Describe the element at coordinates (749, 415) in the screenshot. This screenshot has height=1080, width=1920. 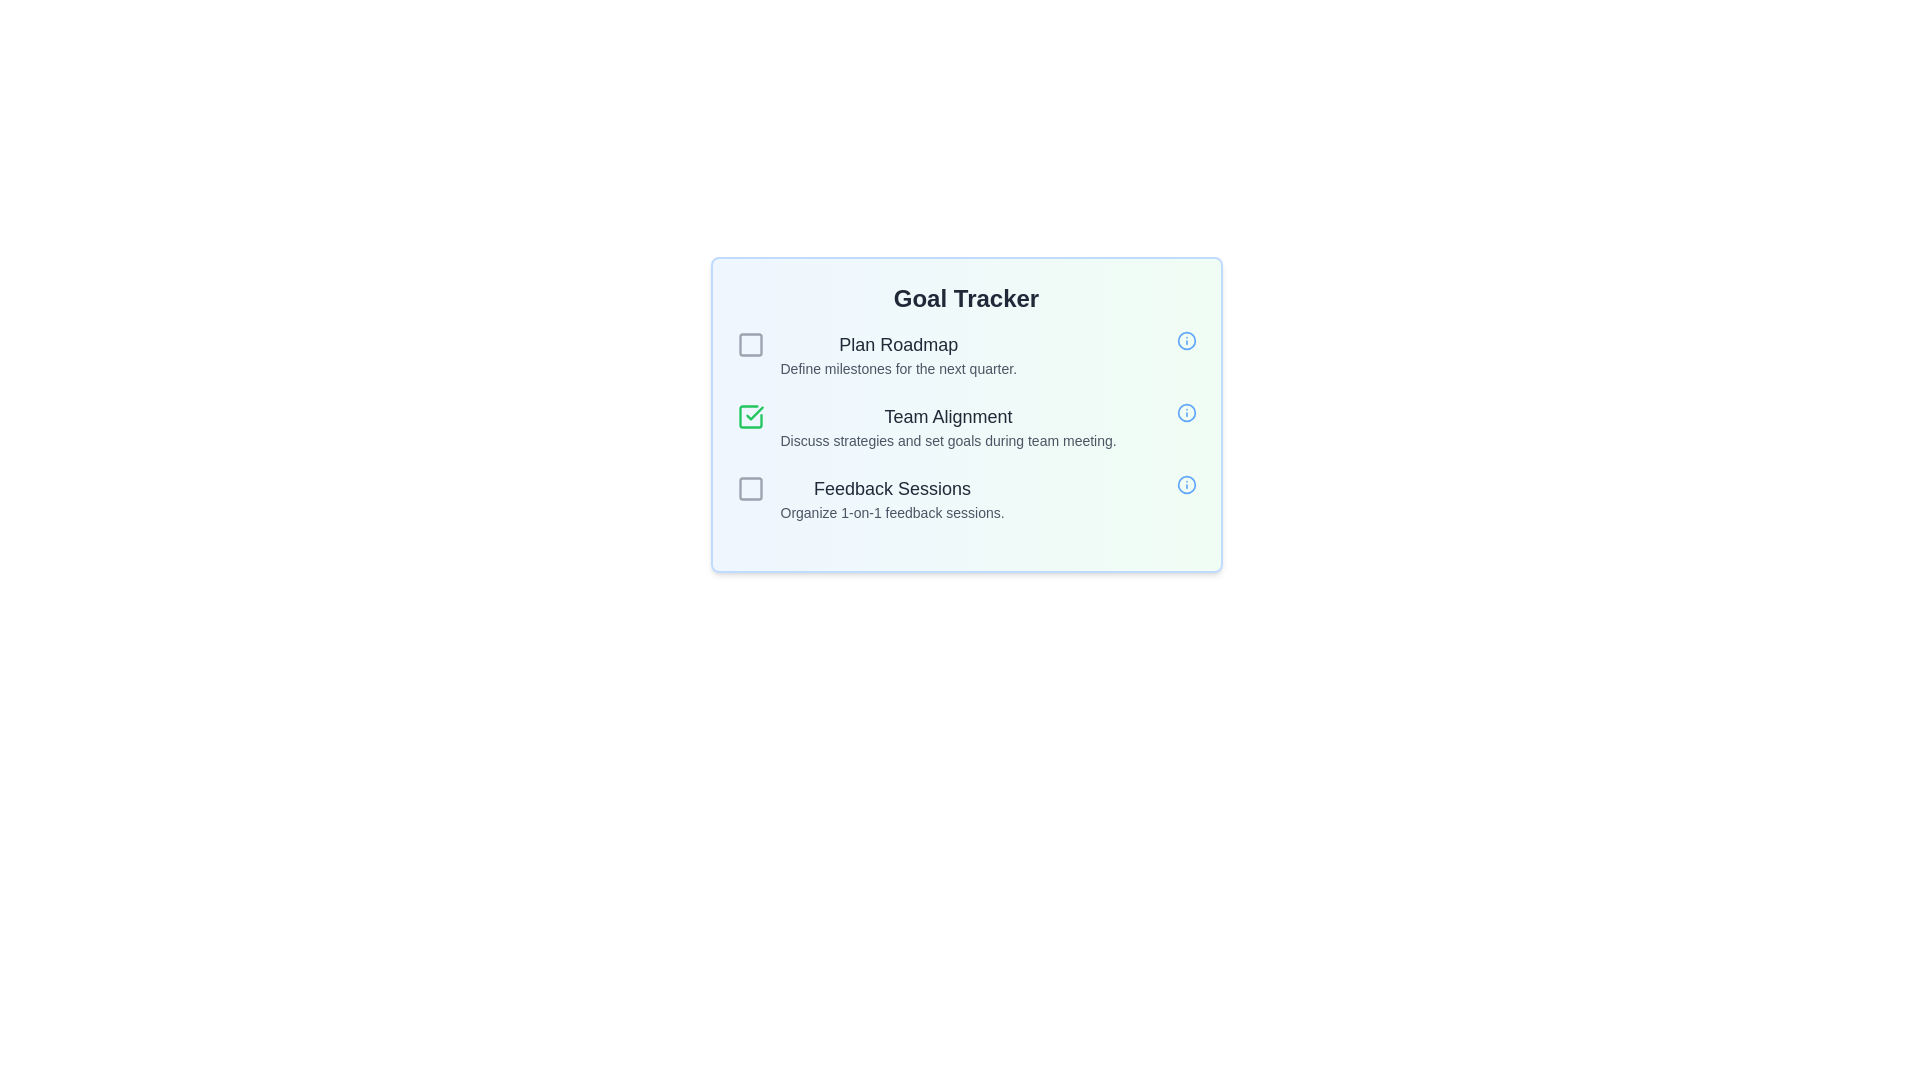
I see `the checkbox` at that location.